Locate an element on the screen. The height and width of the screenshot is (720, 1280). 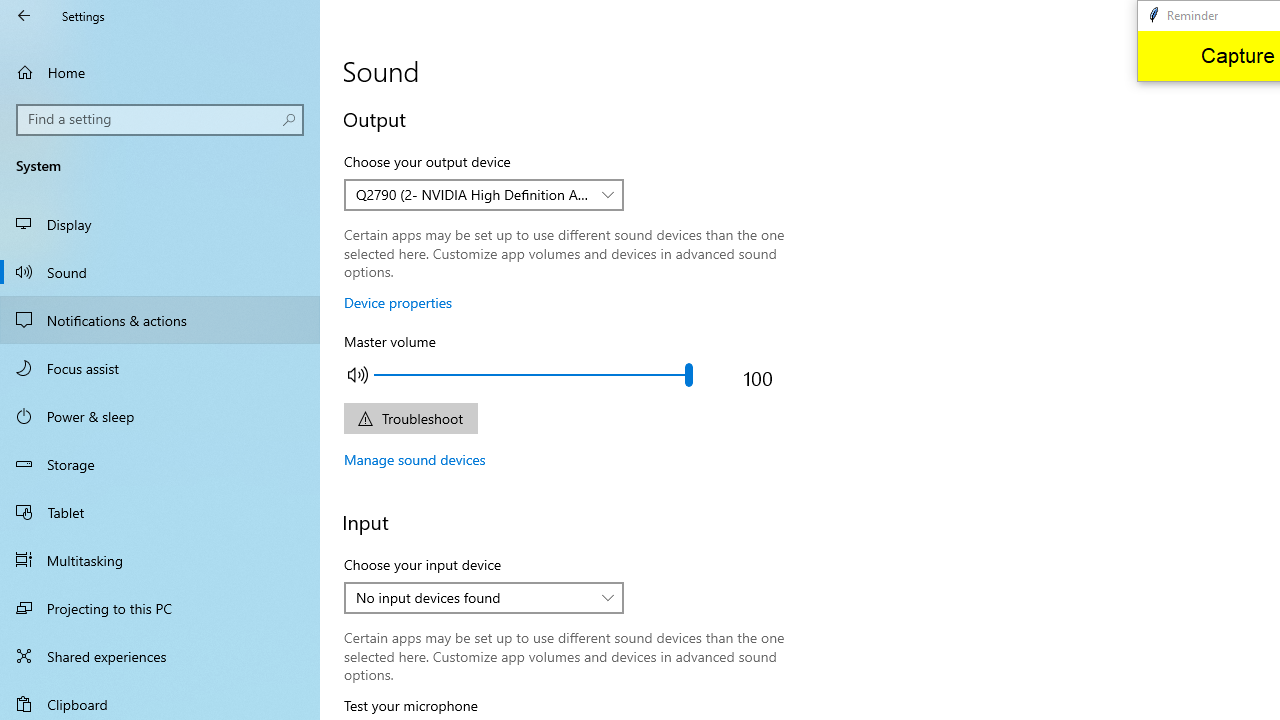
'Adjust the master output volume' is located at coordinates (533, 375).